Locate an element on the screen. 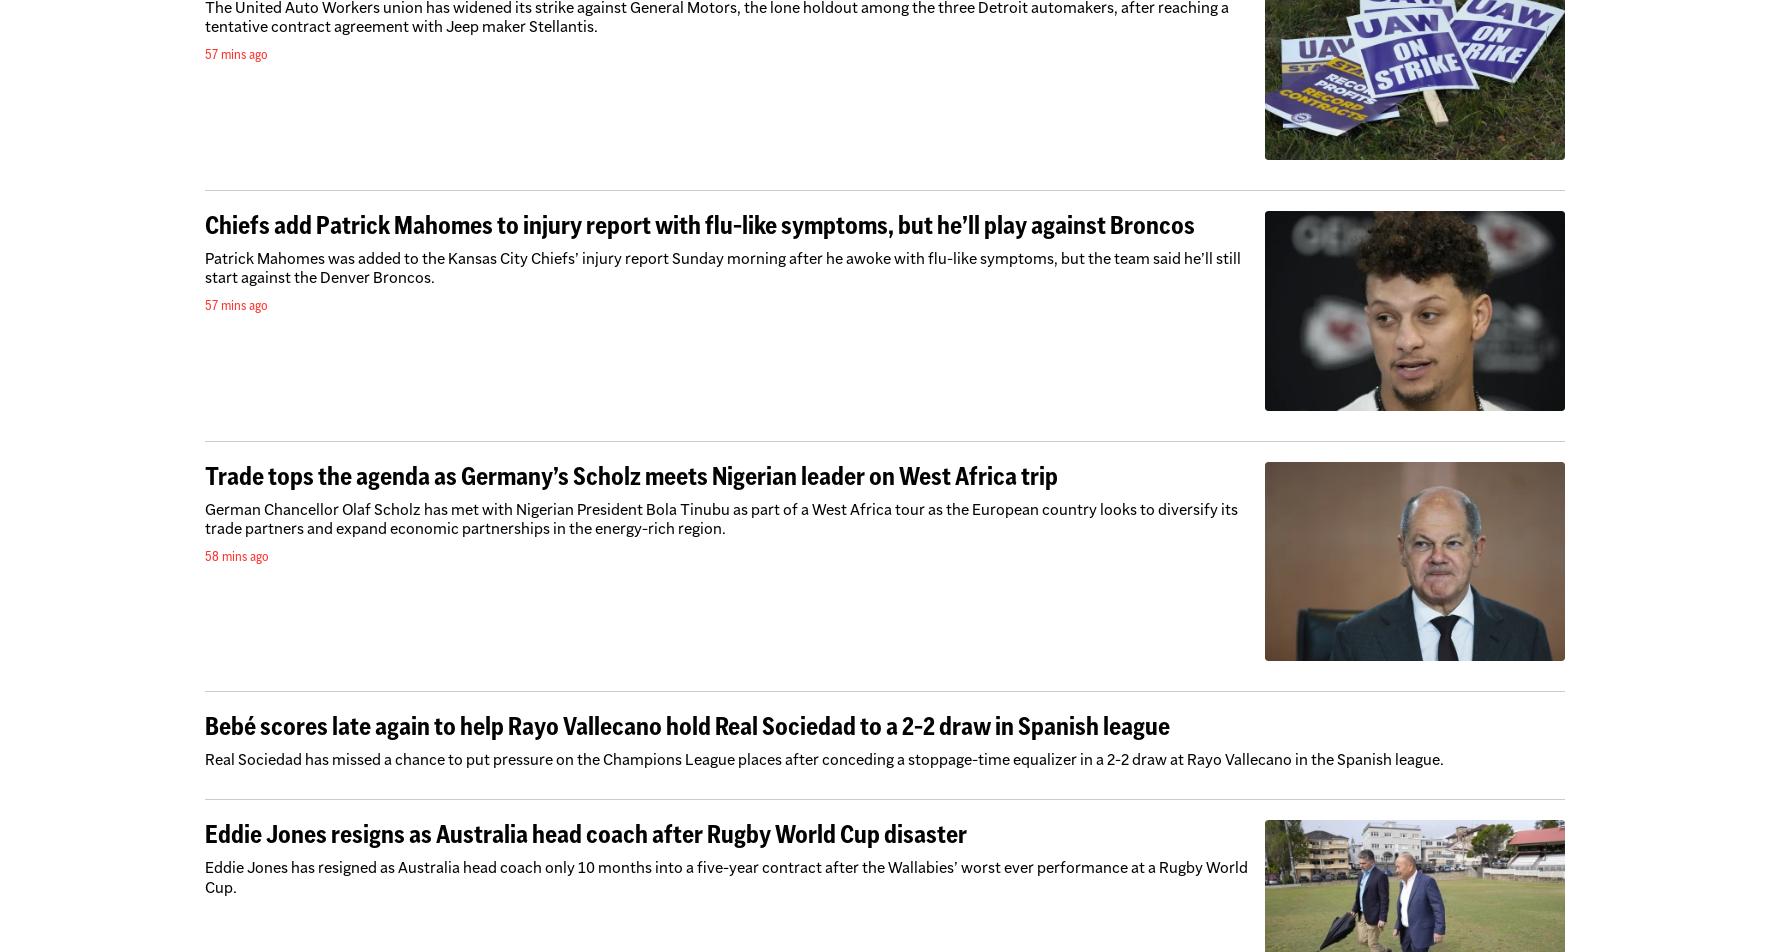 This screenshot has width=1770, height=952. 'Real Sociedad has missed a chance to put pressure on the Champions League places after conceding a stoppage-time equalizer in a 2-2 draw at Rayo Vallecano in the Spanish league.' is located at coordinates (824, 759).